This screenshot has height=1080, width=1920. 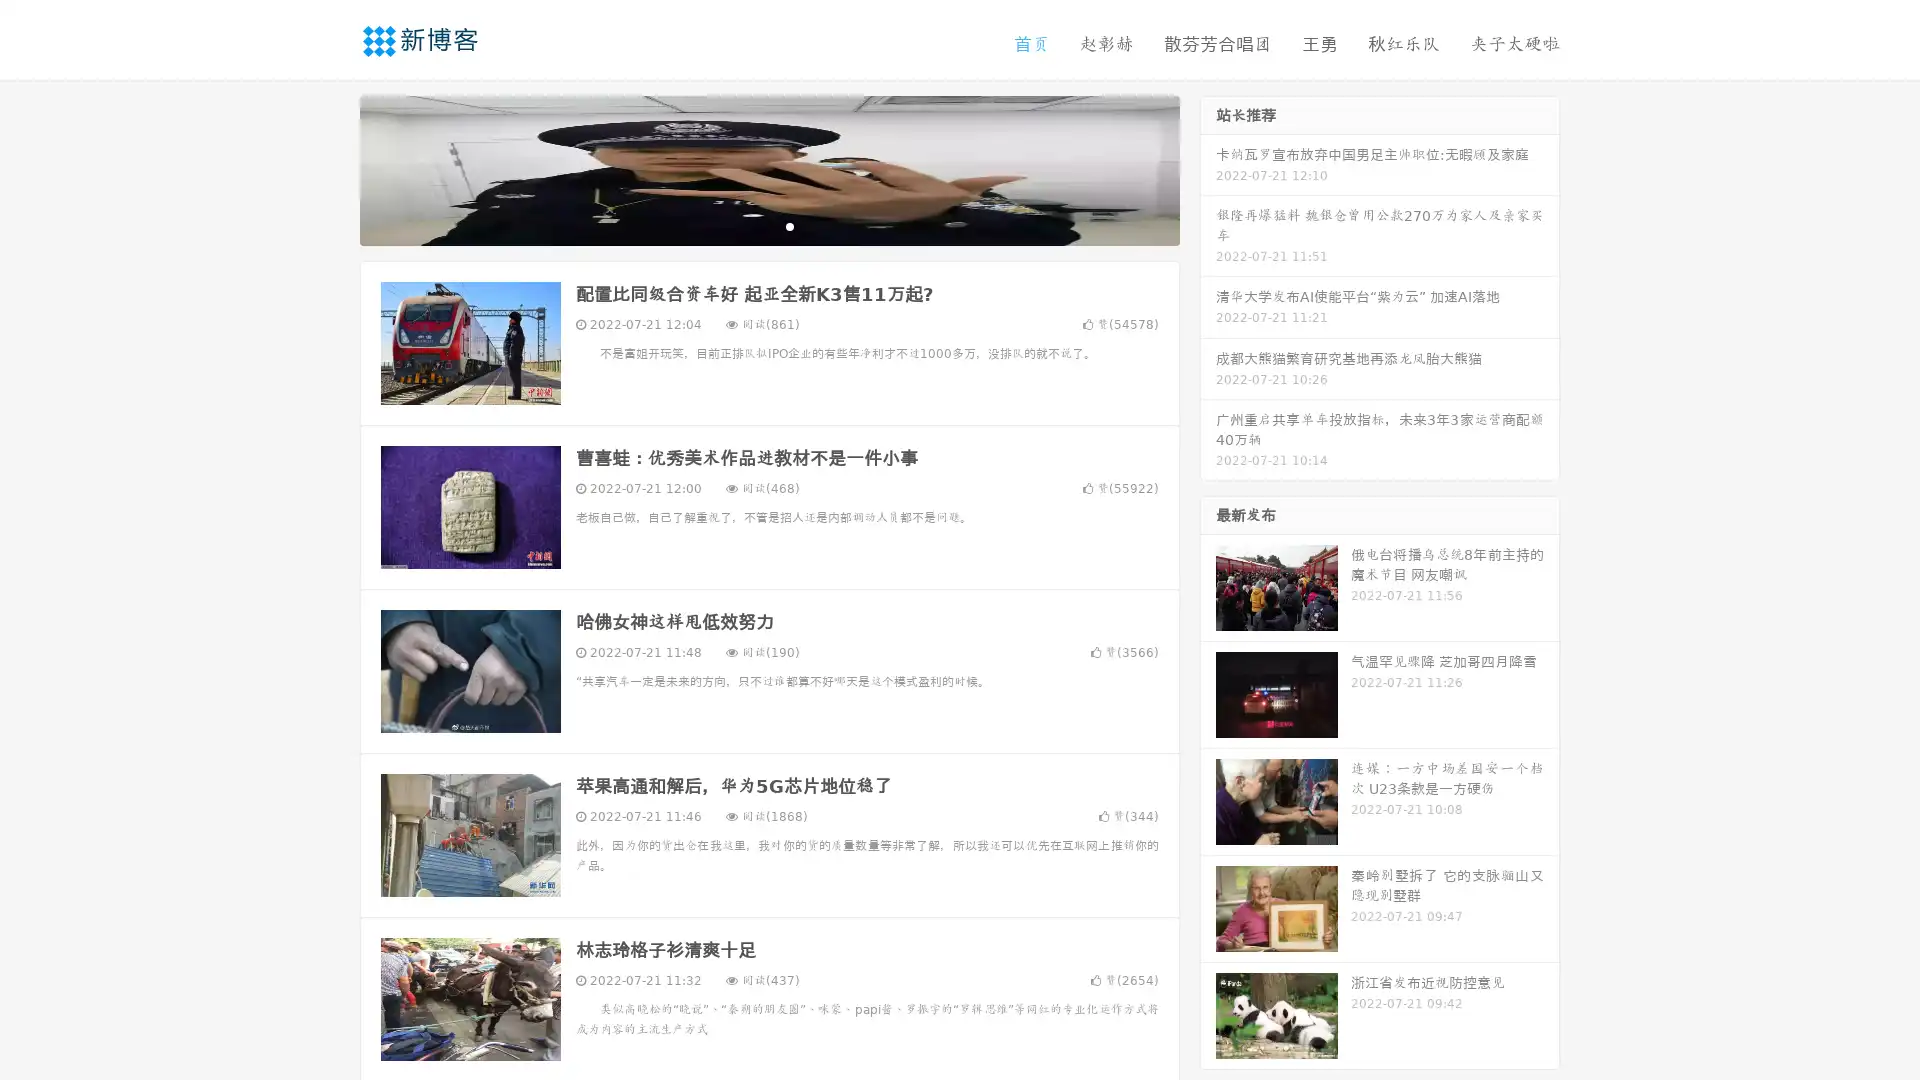 I want to click on Go to slide 2, so click(x=768, y=225).